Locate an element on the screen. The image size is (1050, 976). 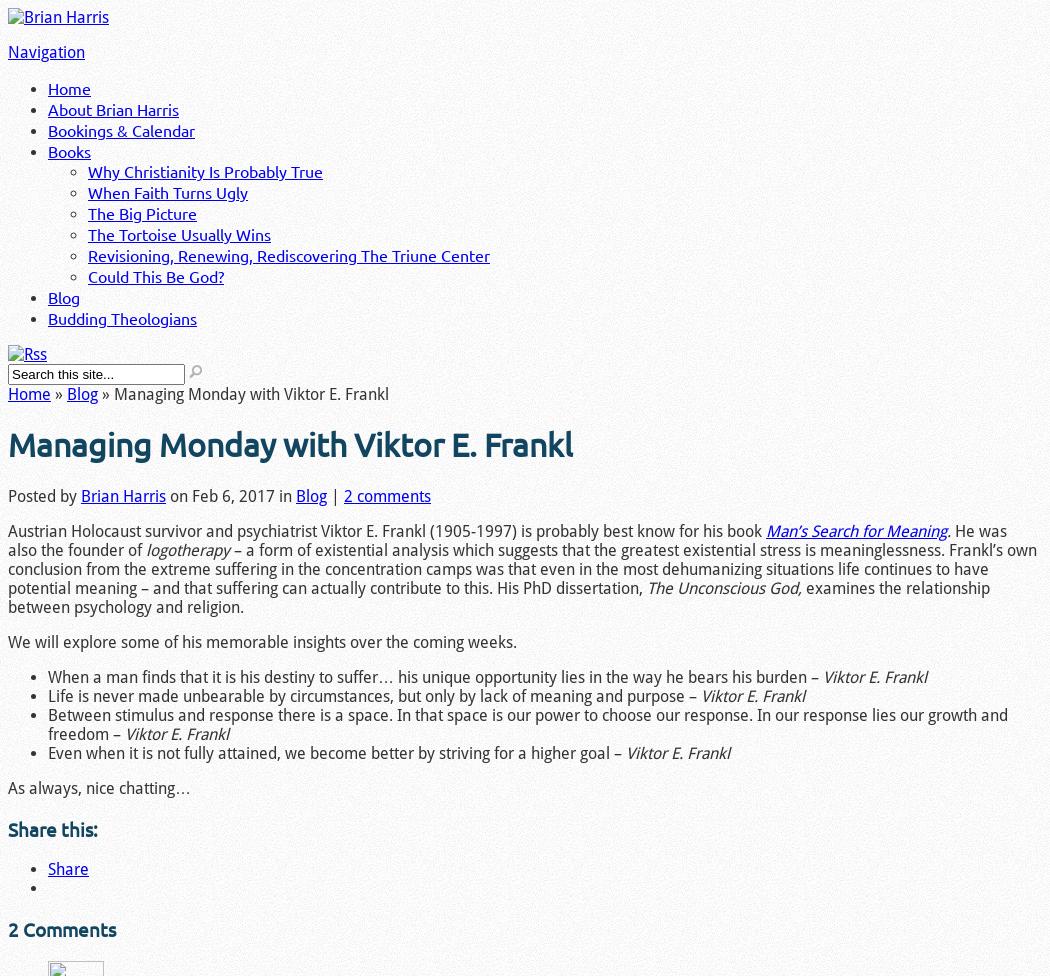
'When Faith Turns Ugly' is located at coordinates (168, 190).